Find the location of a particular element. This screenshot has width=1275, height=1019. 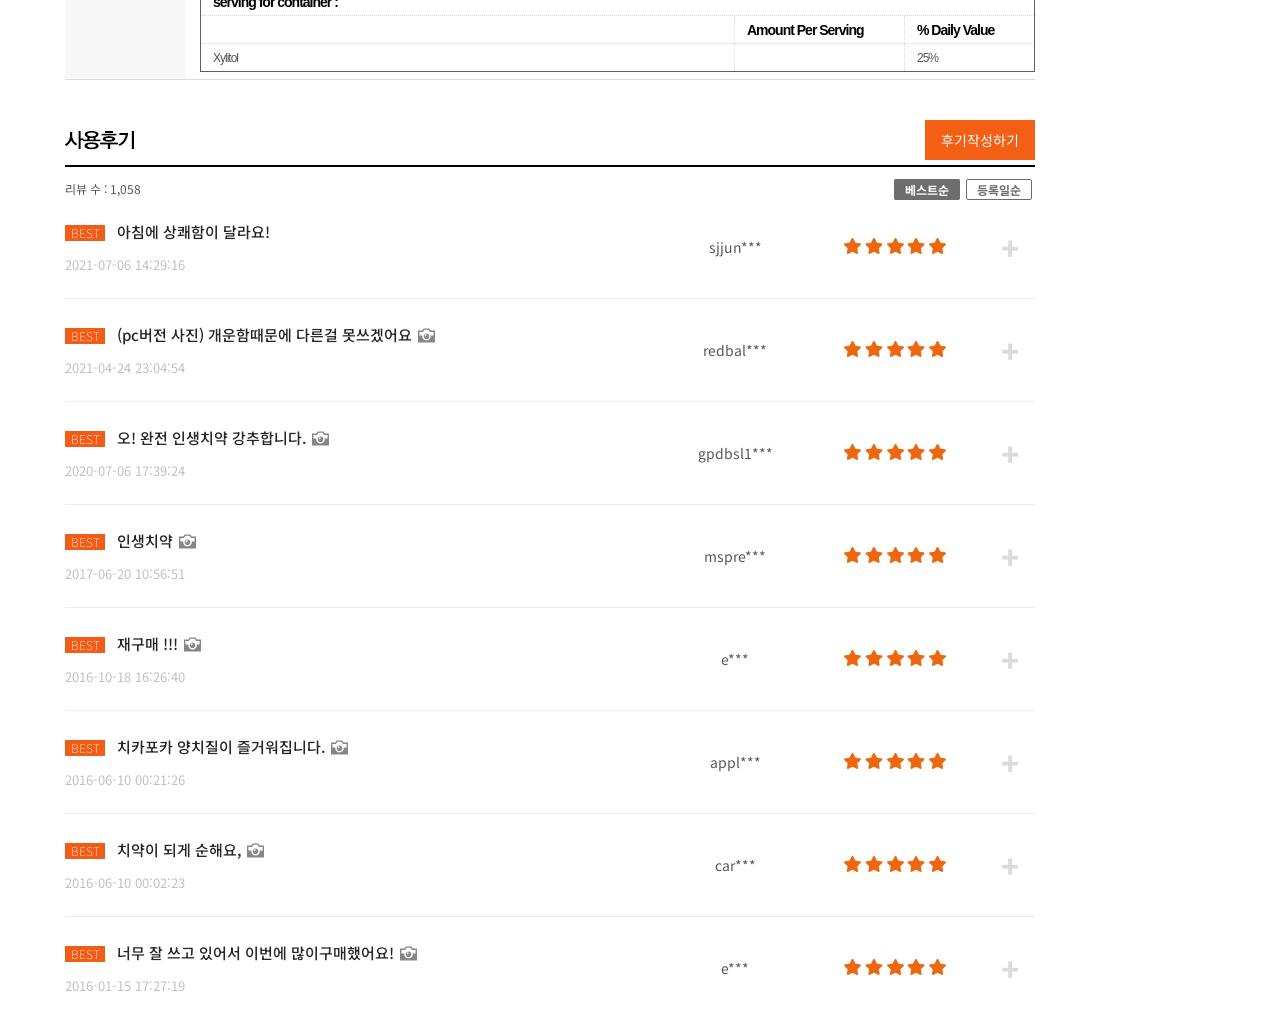

'아침에 상쾌함이 달라요!' is located at coordinates (192, 229).